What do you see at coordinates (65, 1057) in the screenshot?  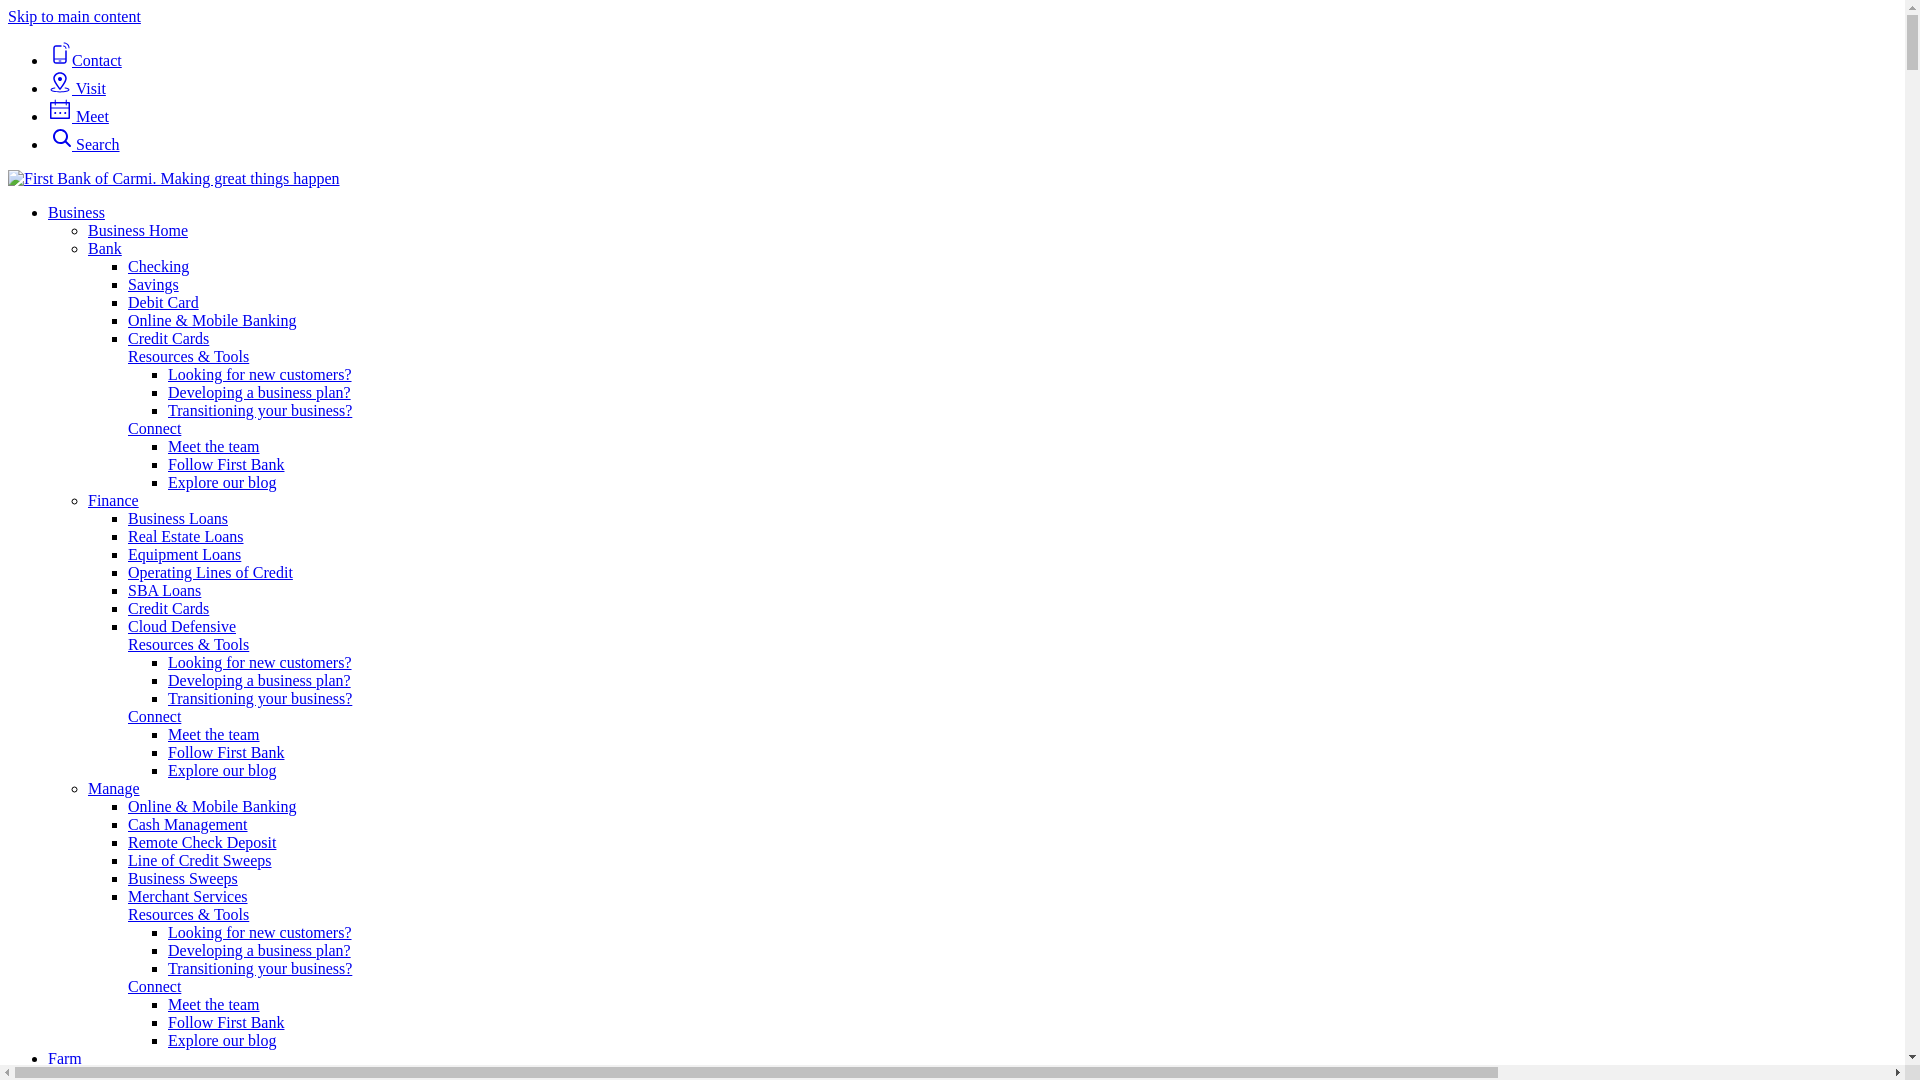 I see `'Farm'` at bounding box center [65, 1057].